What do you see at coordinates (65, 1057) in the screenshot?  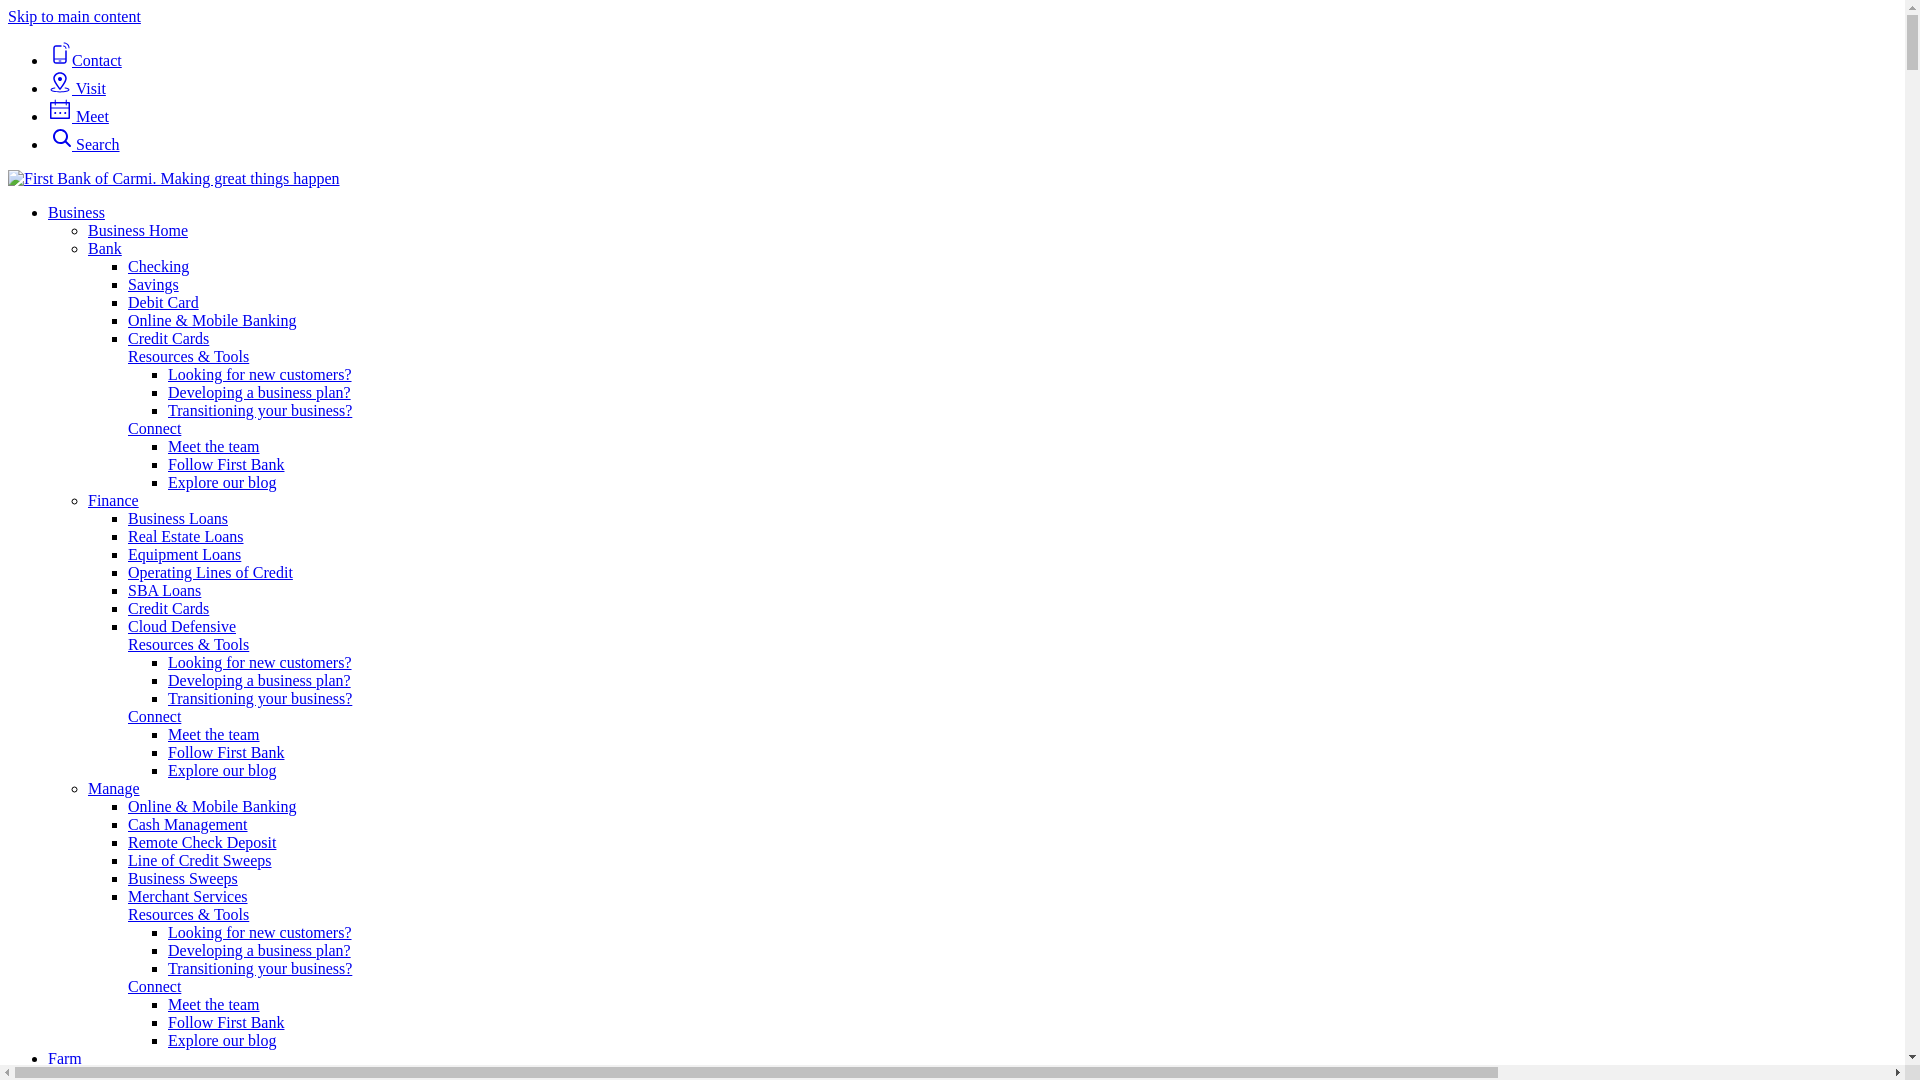 I see `'Farm'` at bounding box center [65, 1057].